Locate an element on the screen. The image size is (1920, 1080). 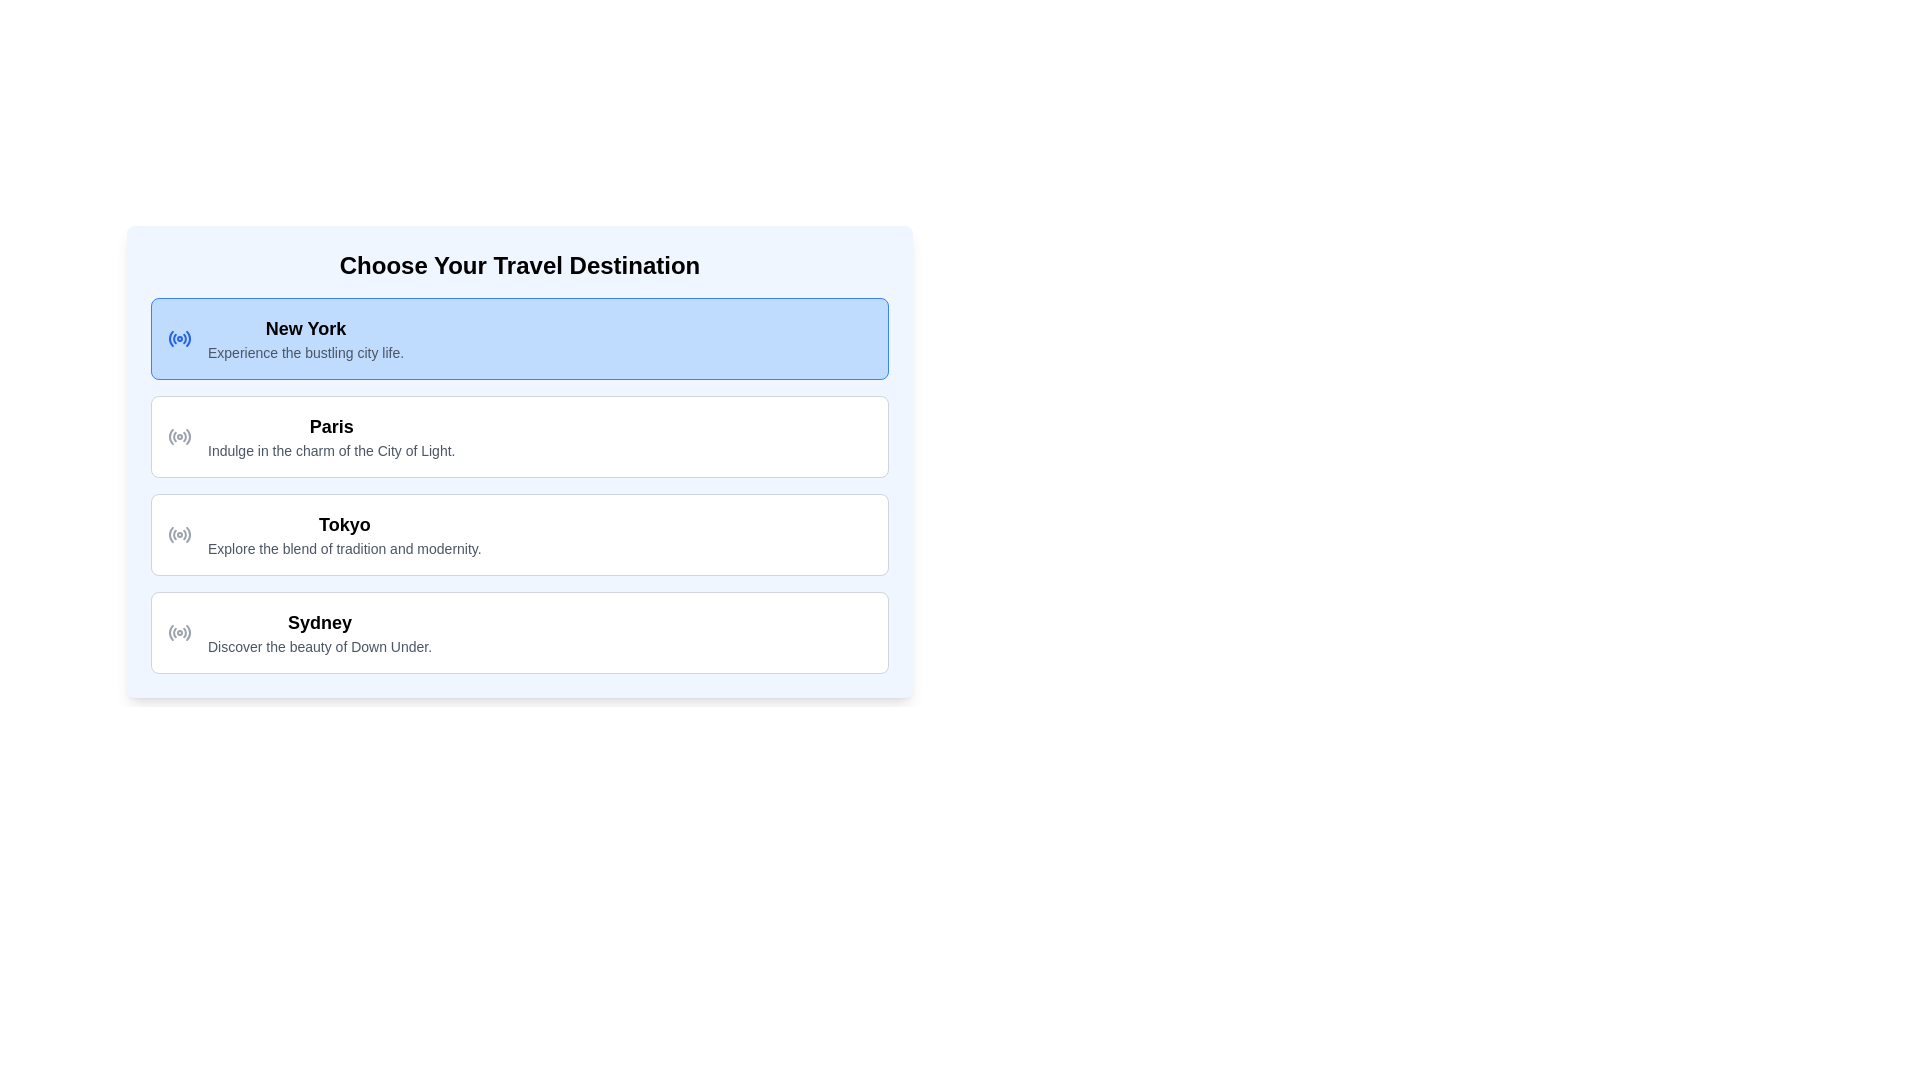
the Textual Display Block that provides information about the destination 'Sydney', located as the last item in a vertically stacked list of content cards is located at coordinates (320, 632).